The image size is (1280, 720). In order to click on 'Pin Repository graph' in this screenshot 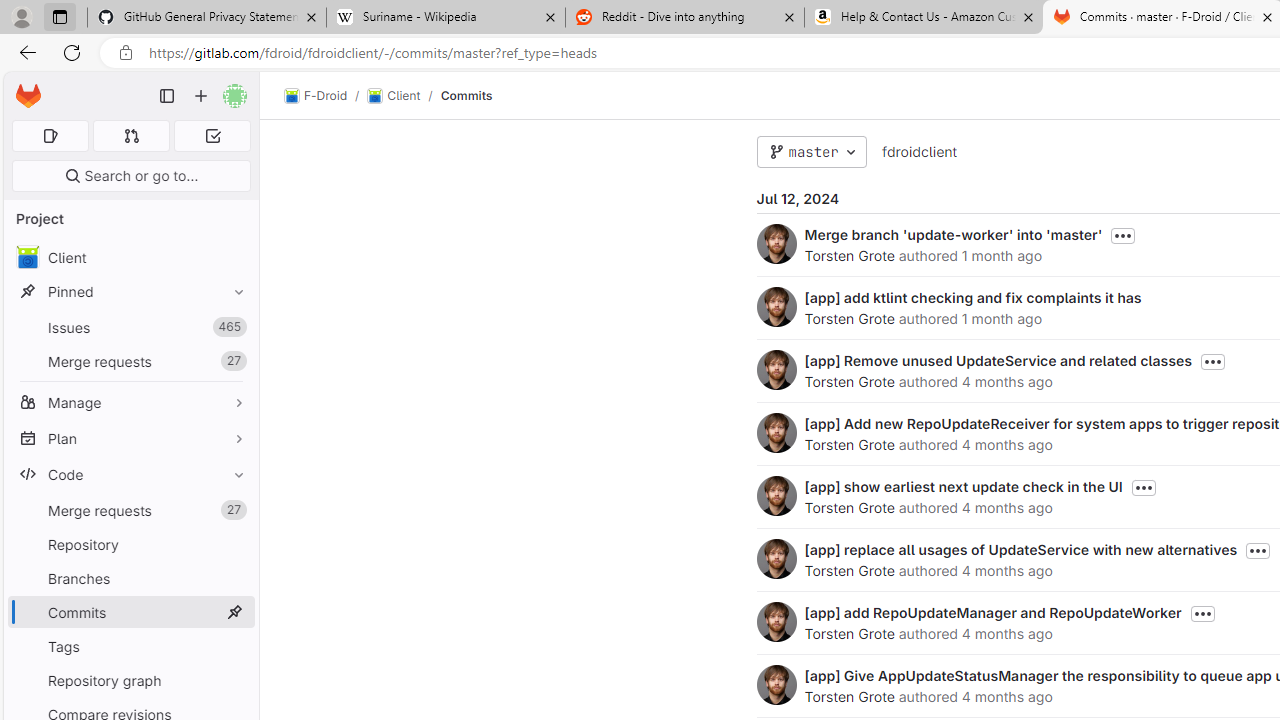, I will do `click(234, 679)`.